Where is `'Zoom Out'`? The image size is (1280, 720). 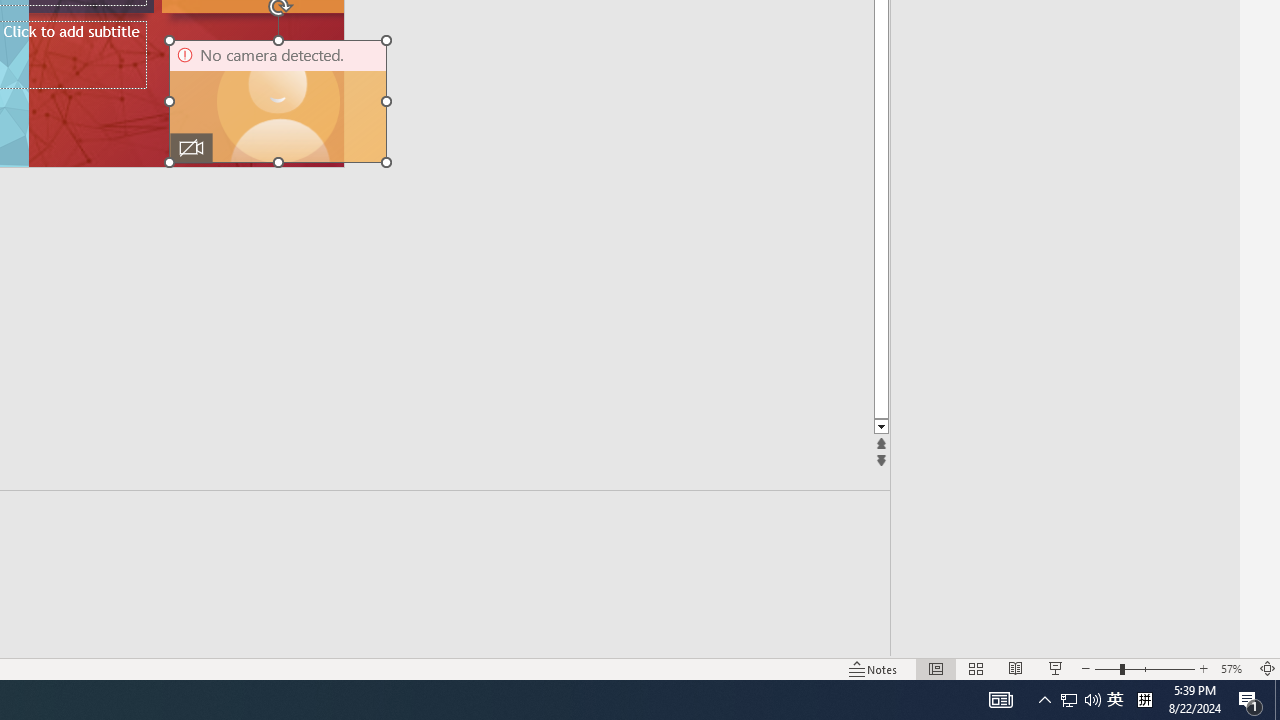 'Zoom Out' is located at coordinates (1106, 669).